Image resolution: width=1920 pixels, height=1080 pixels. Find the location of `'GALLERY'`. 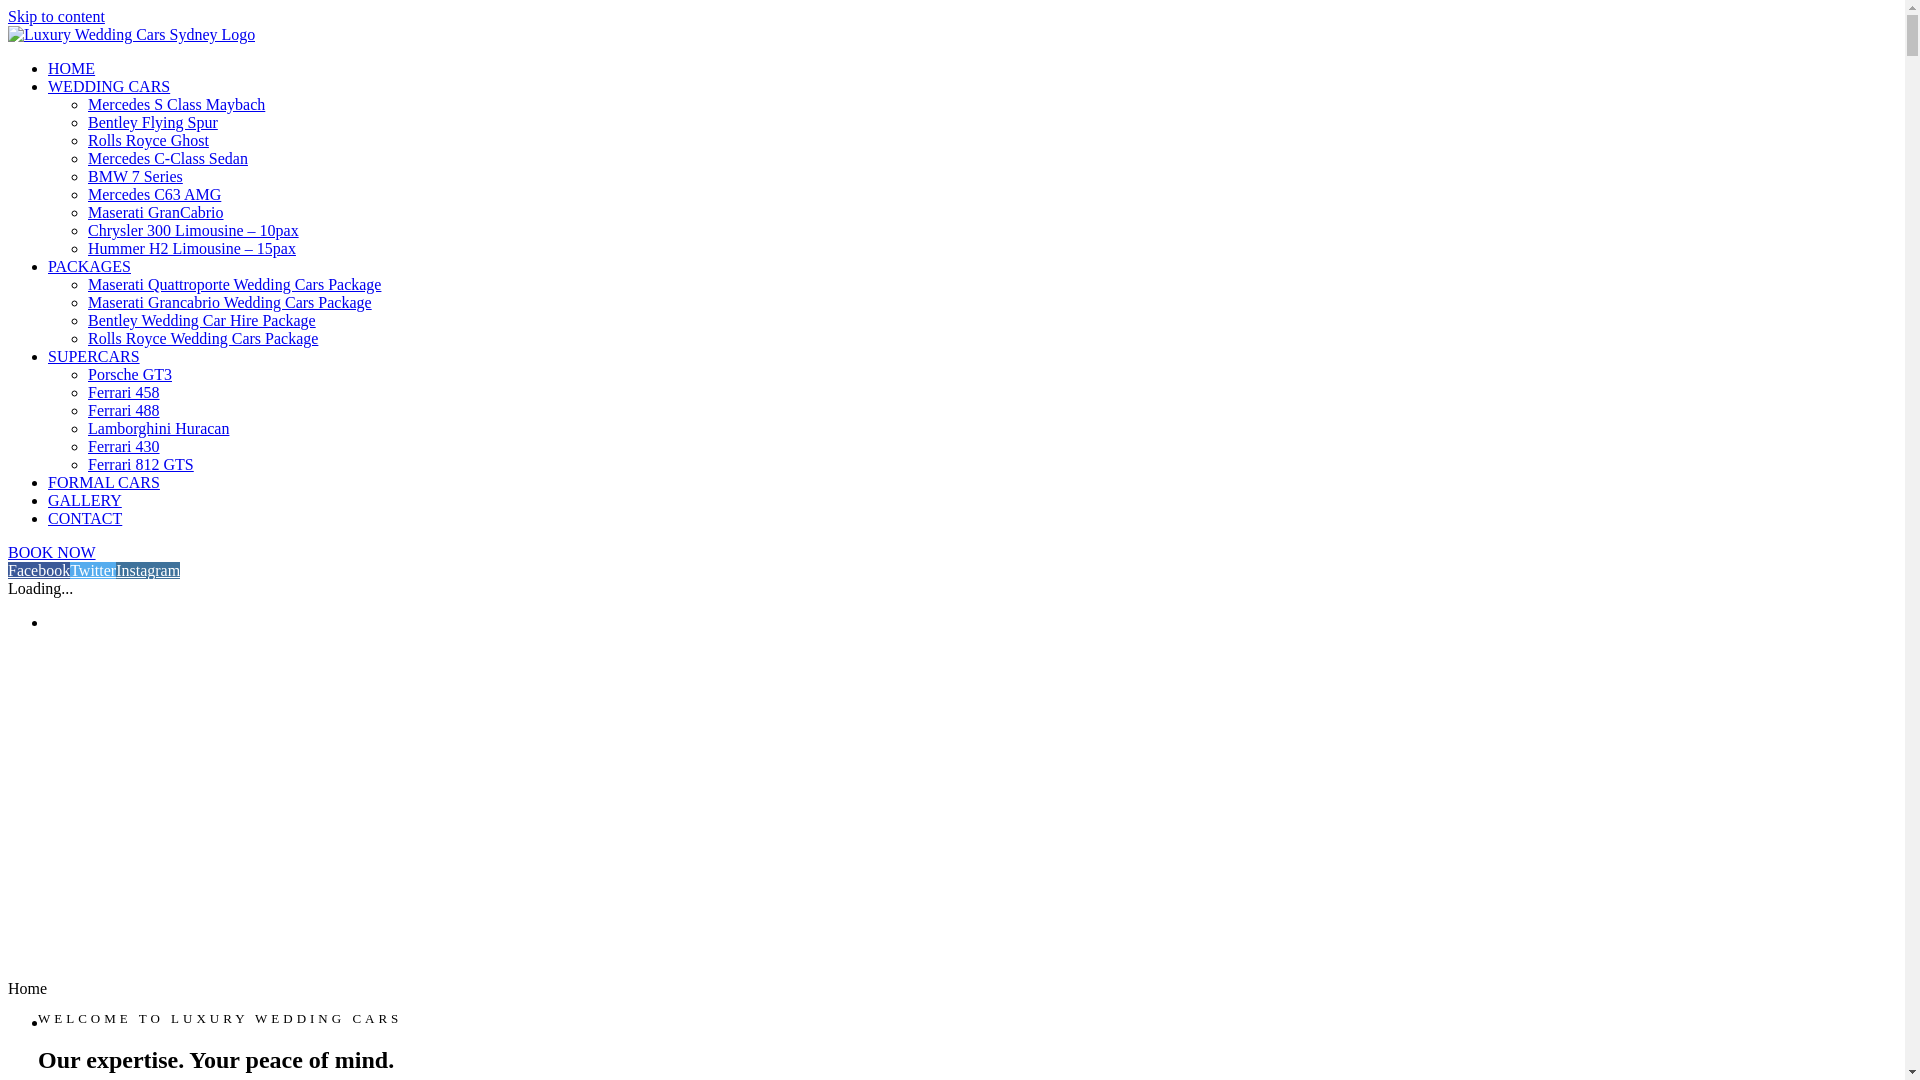

'GALLERY' is located at coordinates (84, 499).